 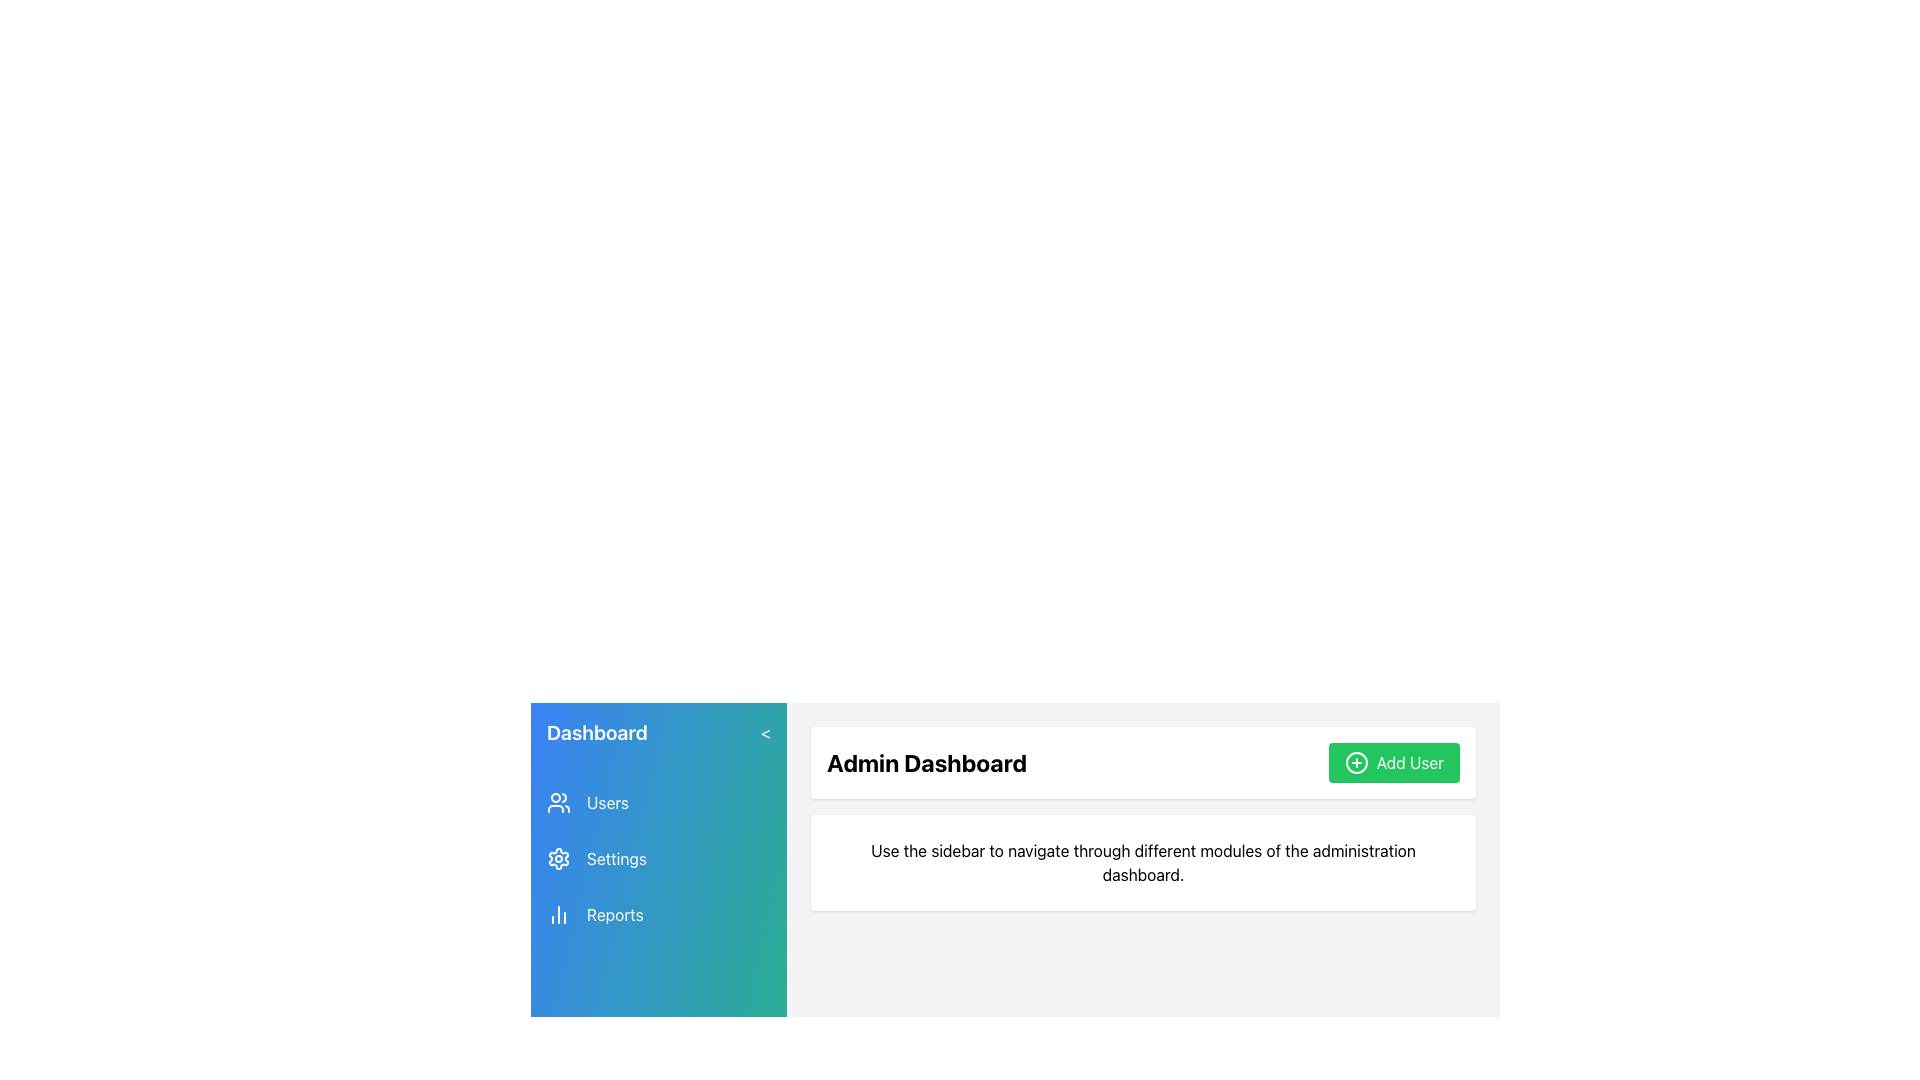 What do you see at coordinates (558, 858) in the screenshot?
I see `the settings graphical icon in the sidebar menu, which is positioned to the left of the 'Settings' label` at bounding box center [558, 858].